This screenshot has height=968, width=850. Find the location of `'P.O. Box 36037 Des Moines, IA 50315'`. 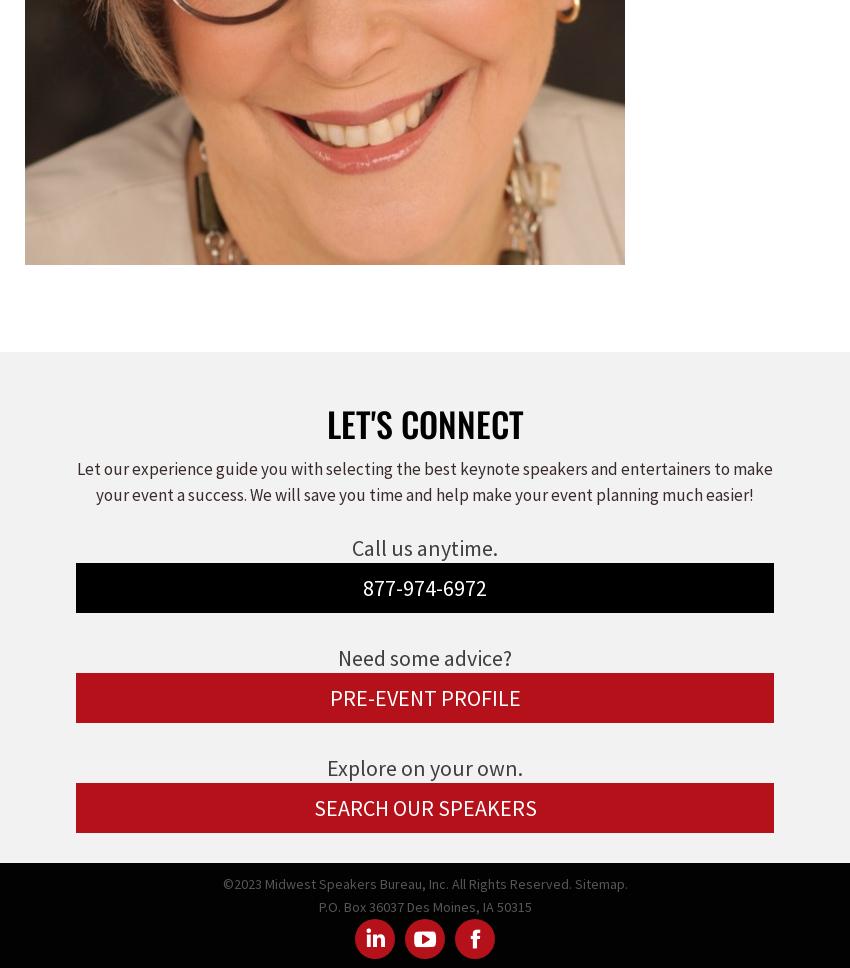

'P.O. Box 36037 Des Moines, IA 50315' is located at coordinates (317, 907).